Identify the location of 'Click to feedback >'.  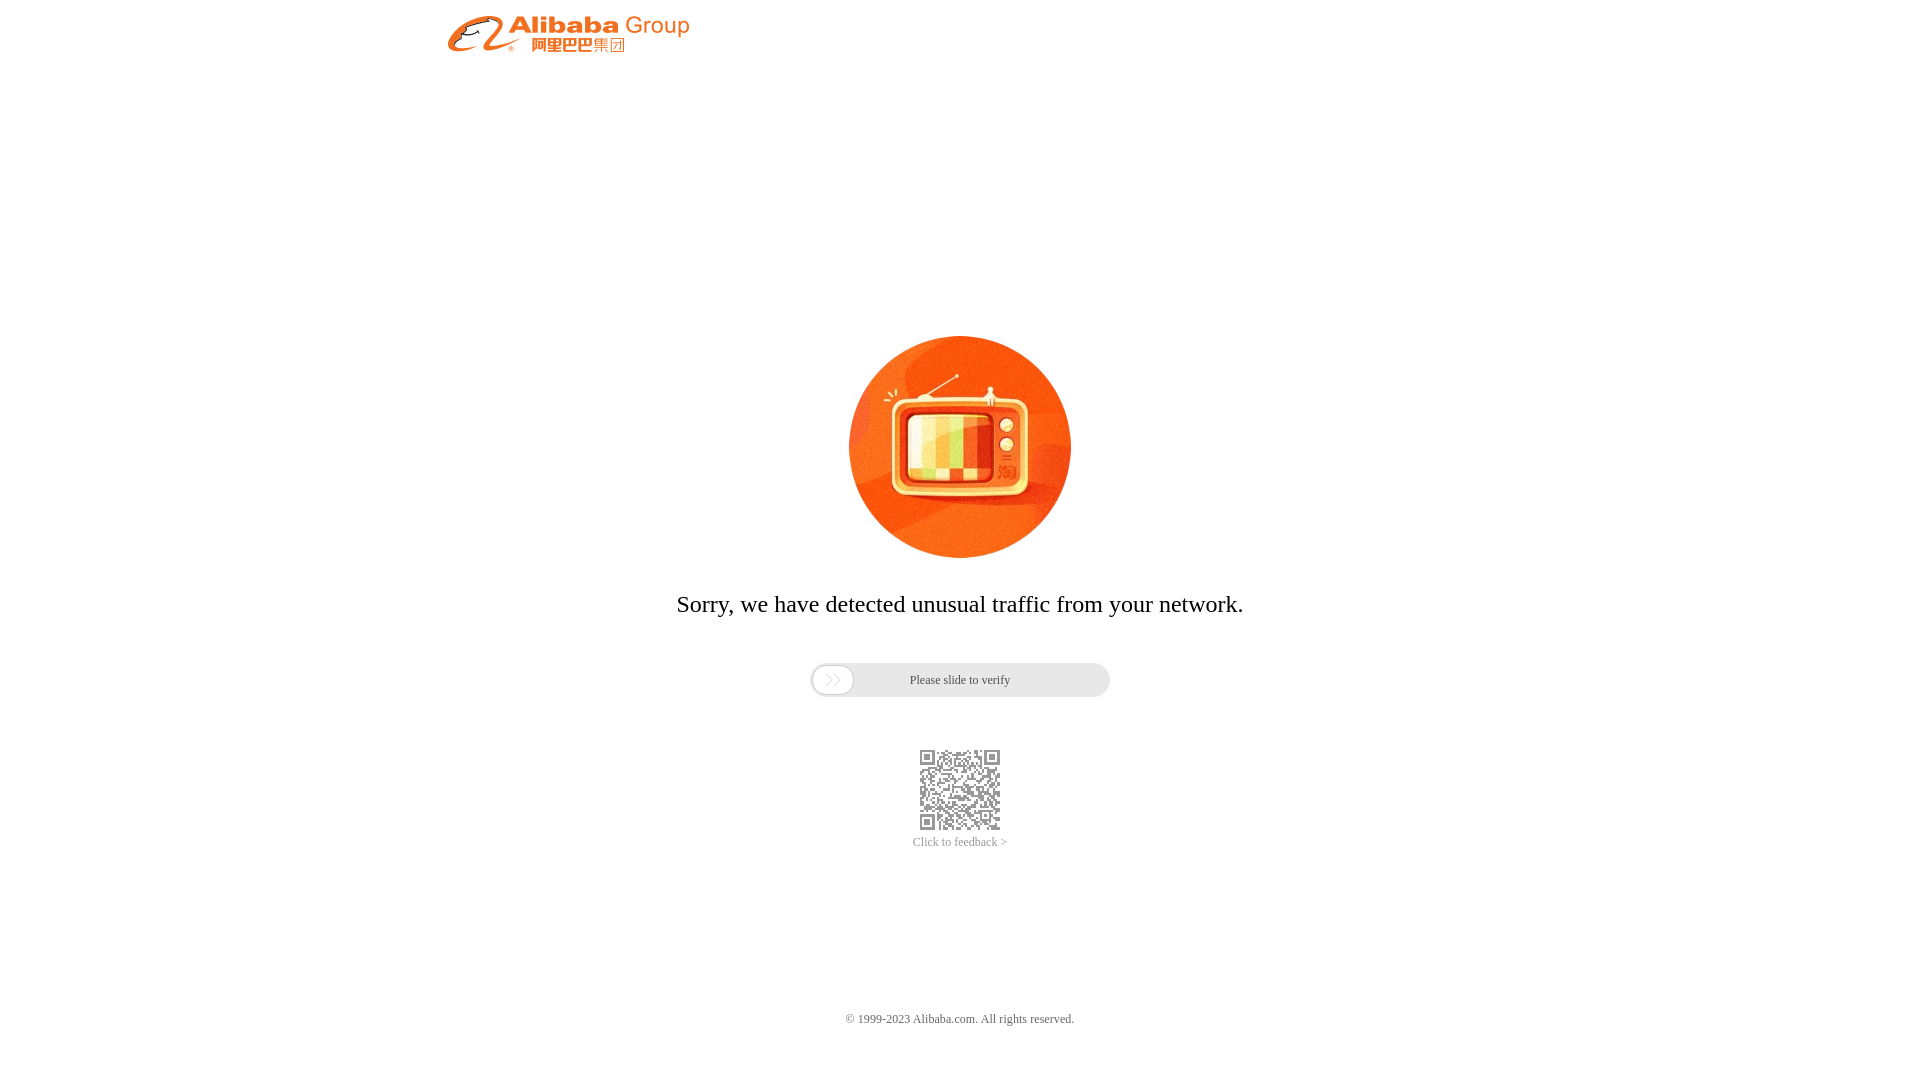
(960, 842).